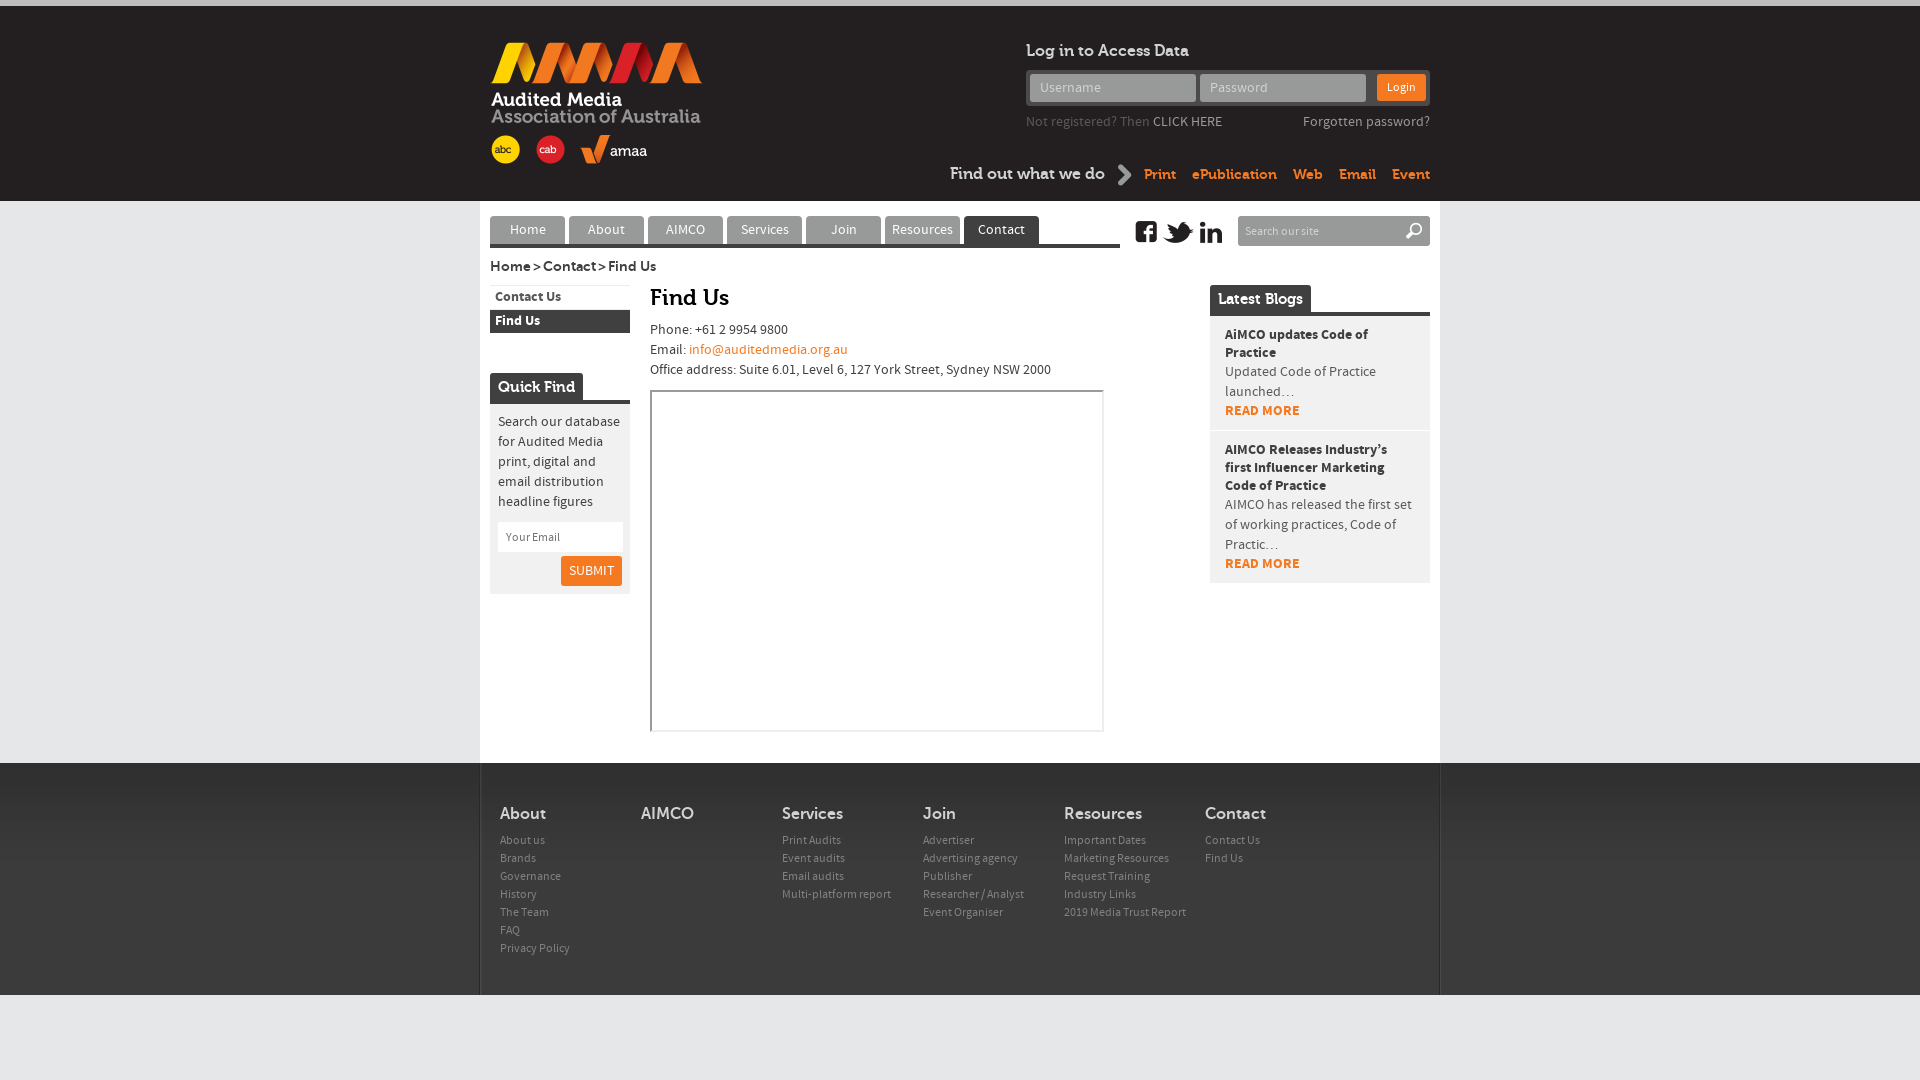 This screenshot has width=1920, height=1080. What do you see at coordinates (1063, 893) in the screenshot?
I see `'Industry Links'` at bounding box center [1063, 893].